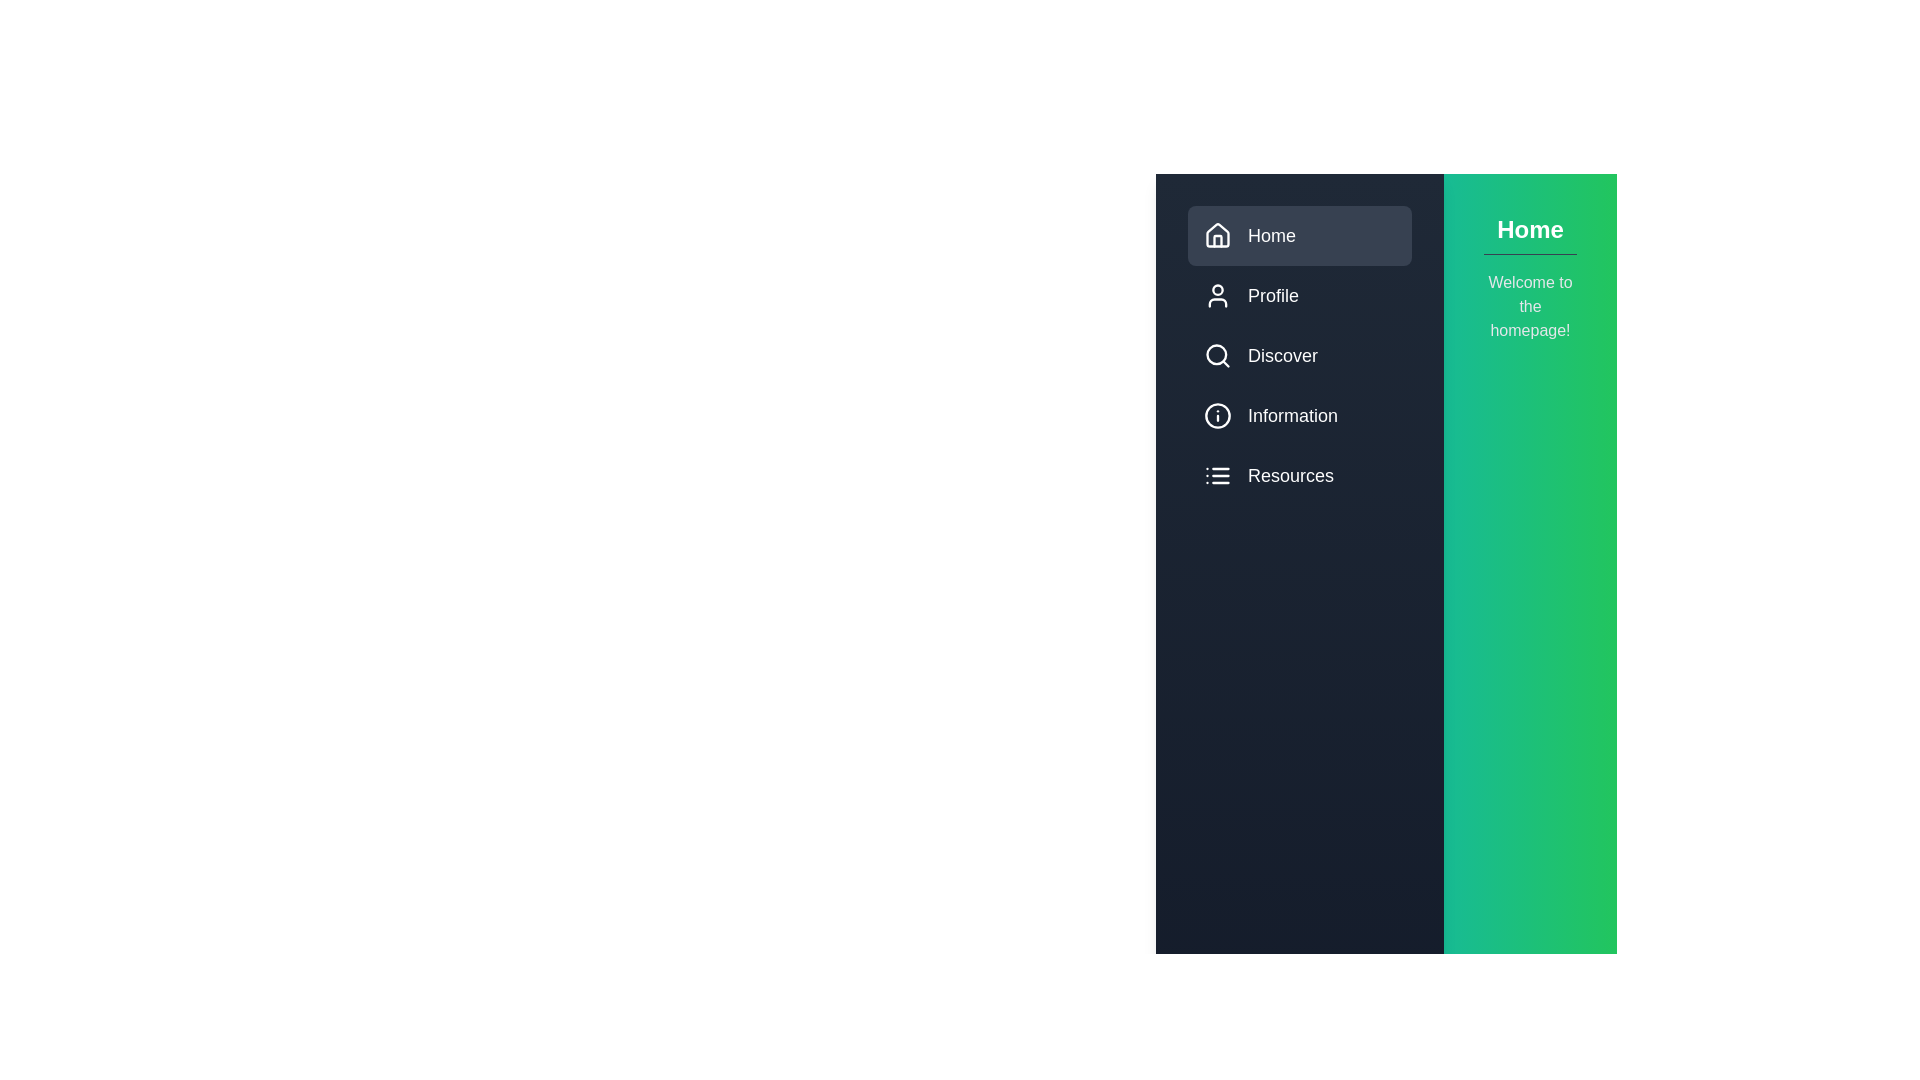 Image resolution: width=1920 pixels, height=1080 pixels. Describe the element at coordinates (1300, 475) in the screenshot. I see `the menu item Resources to preview its interaction` at that location.